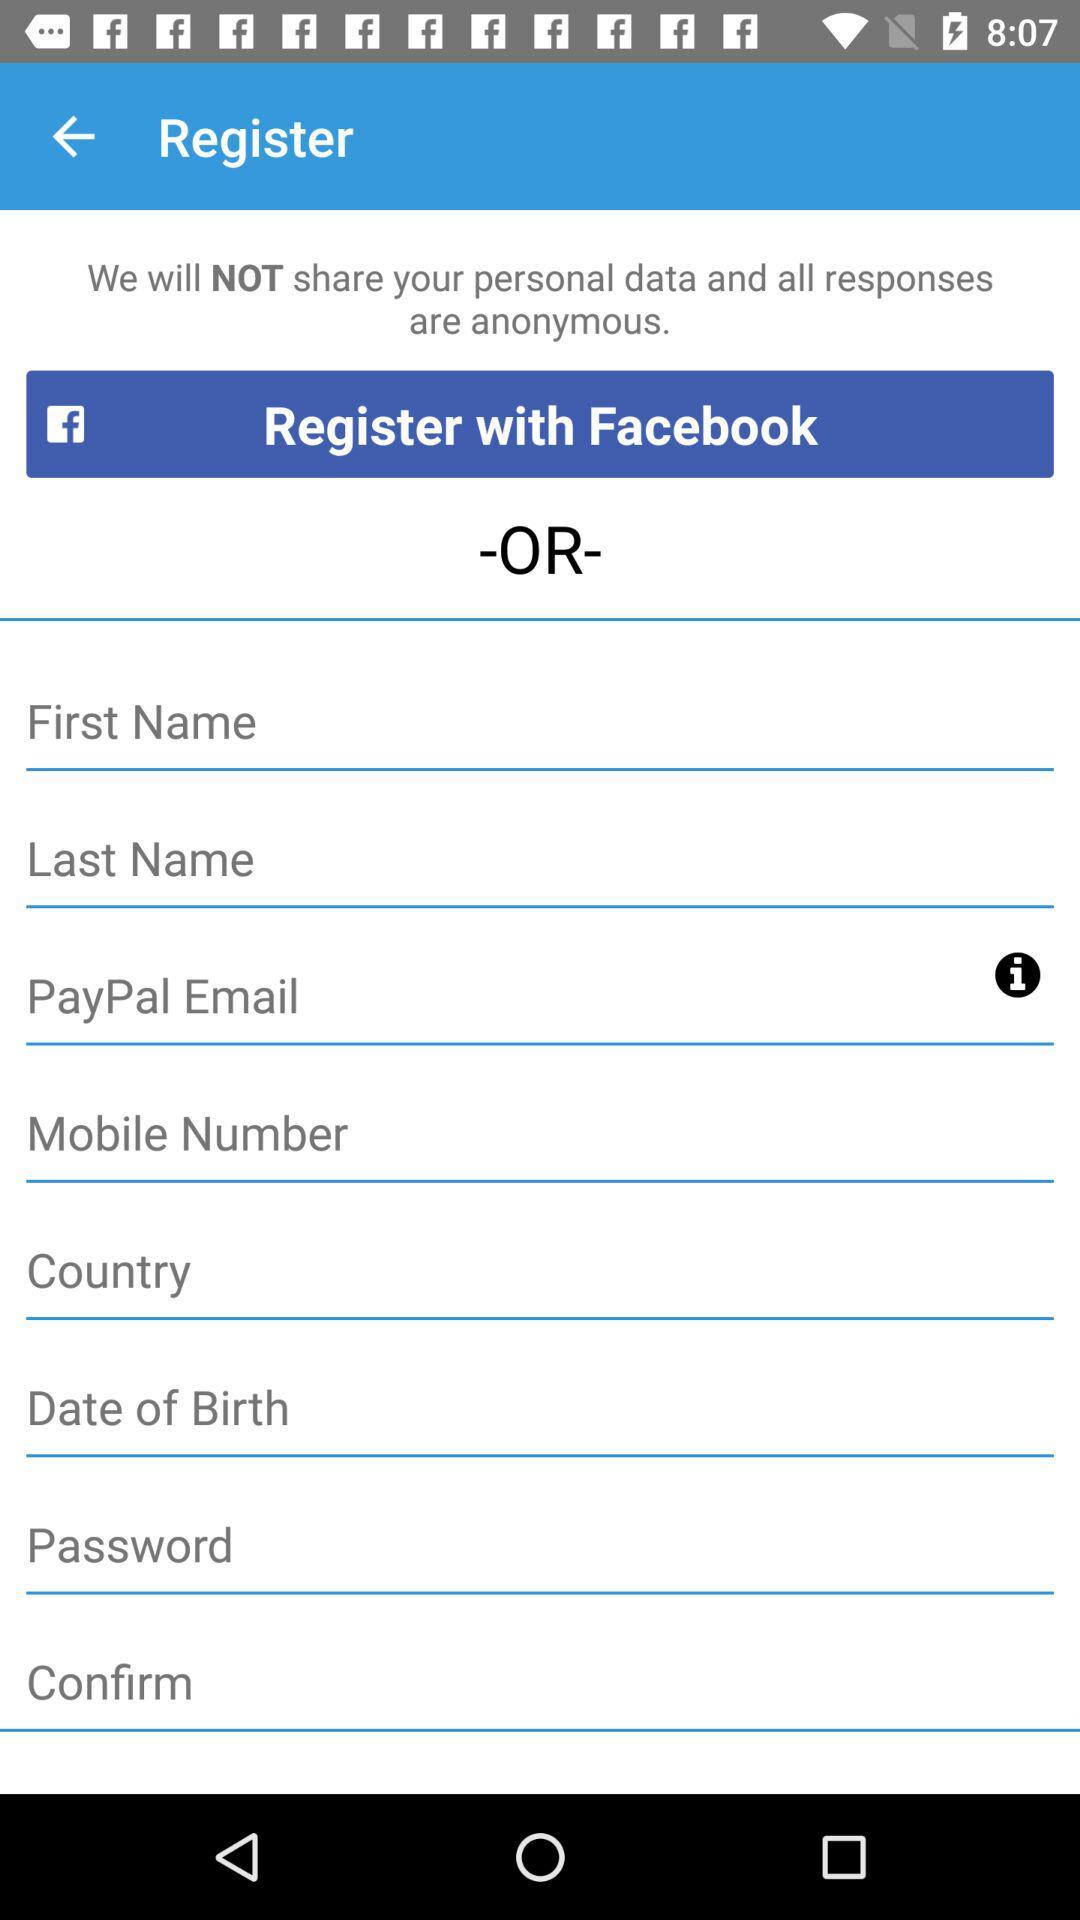 The image size is (1080, 1920). What do you see at coordinates (540, 721) in the screenshot?
I see `first name button` at bounding box center [540, 721].